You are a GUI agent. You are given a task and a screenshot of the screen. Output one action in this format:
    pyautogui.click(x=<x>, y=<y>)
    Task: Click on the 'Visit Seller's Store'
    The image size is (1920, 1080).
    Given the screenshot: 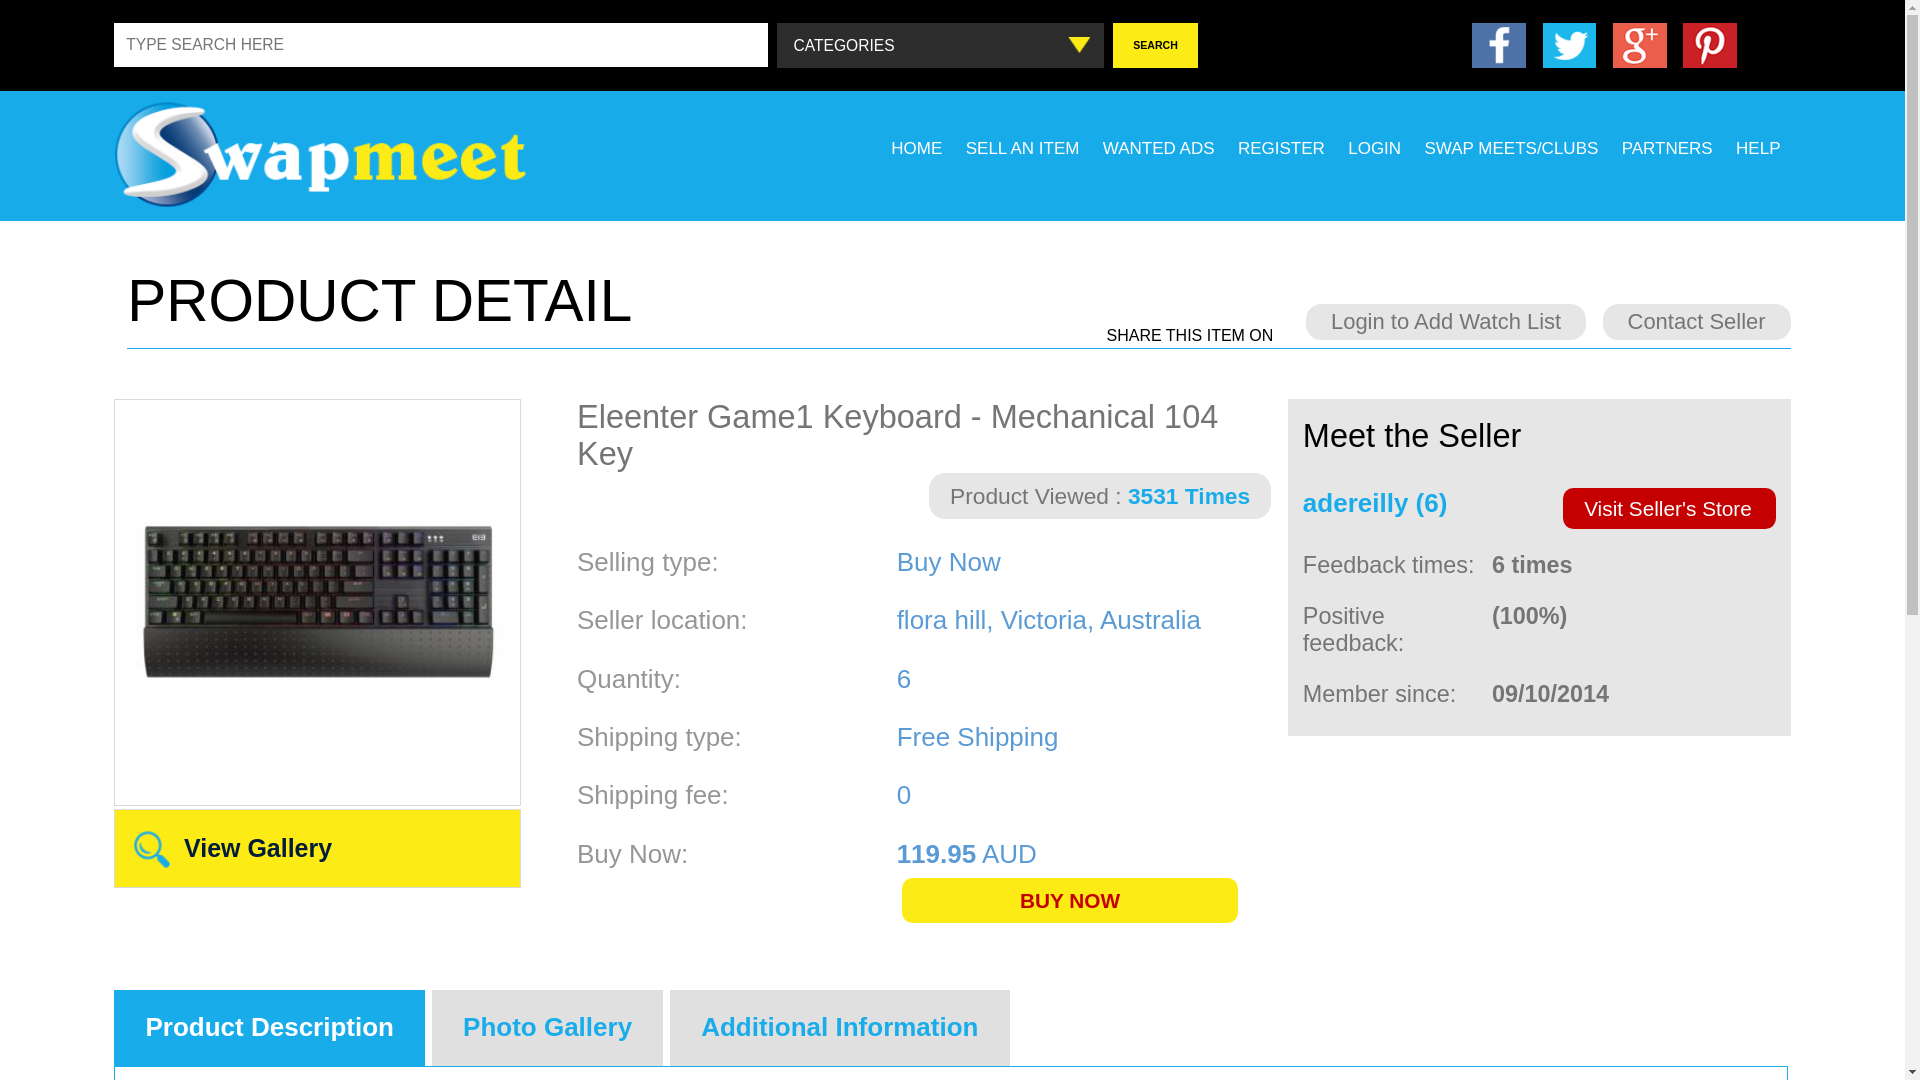 What is the action you would take?
    pyautogui.click(x=1669, y=507)
    